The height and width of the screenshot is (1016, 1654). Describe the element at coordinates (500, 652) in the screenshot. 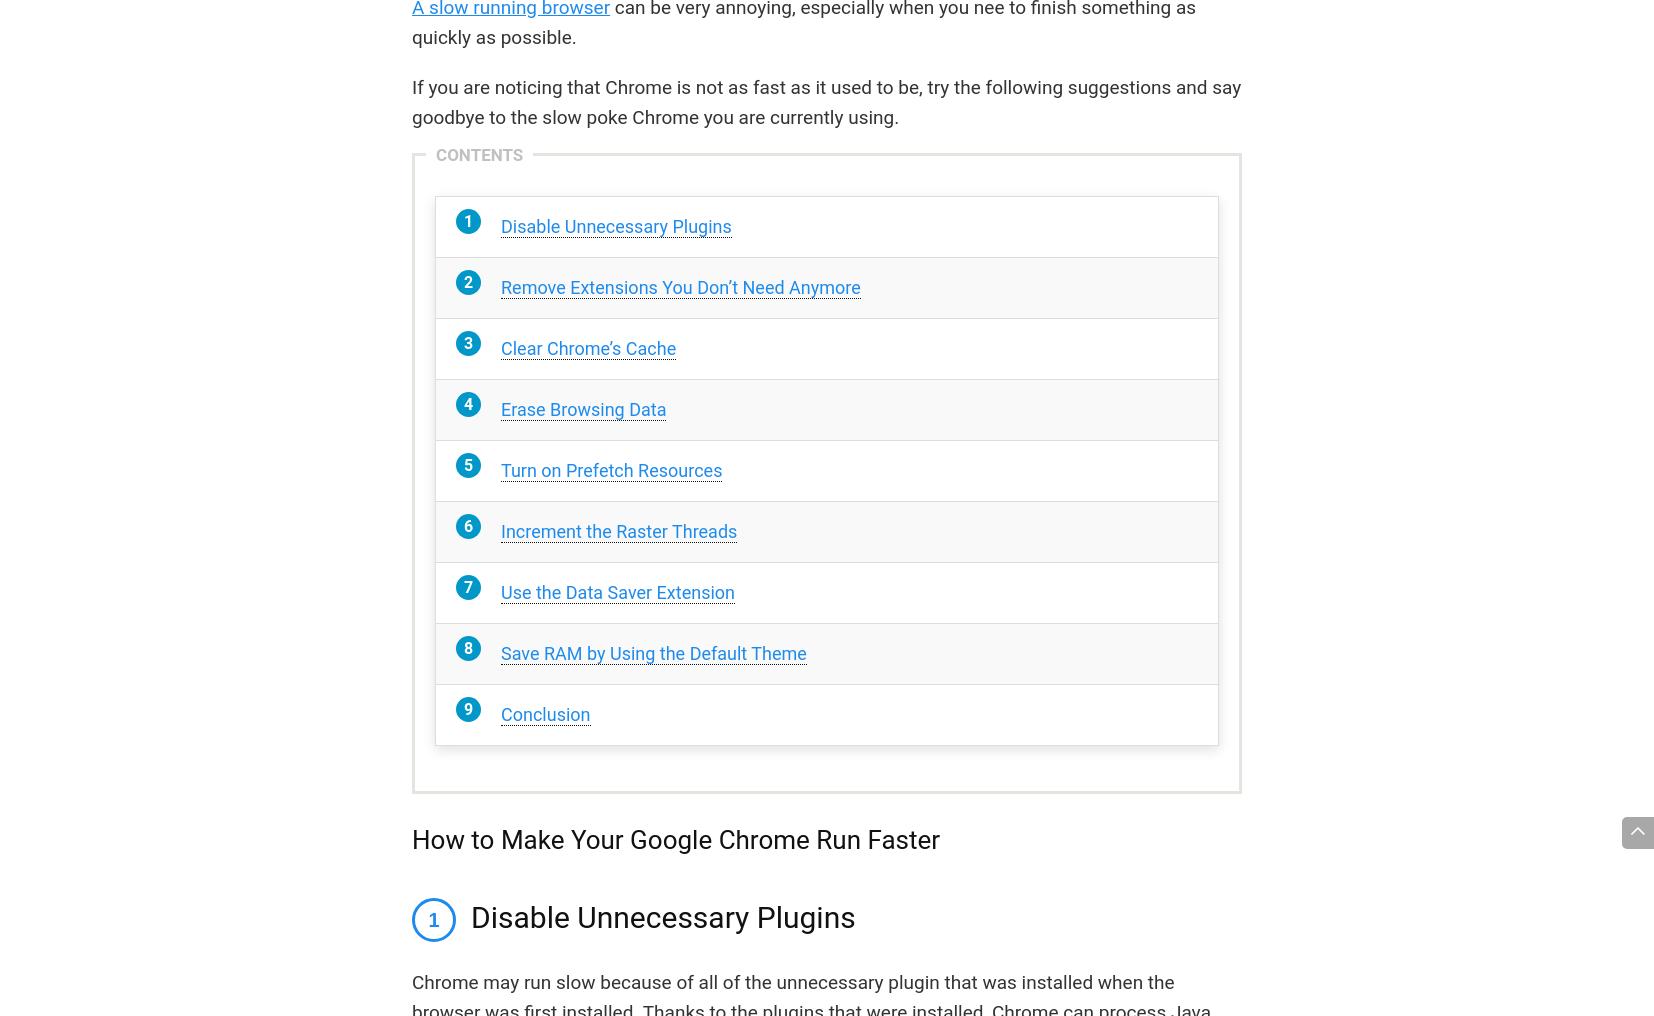

I see `'Save RAM by Using the Default Theme'` at that location.